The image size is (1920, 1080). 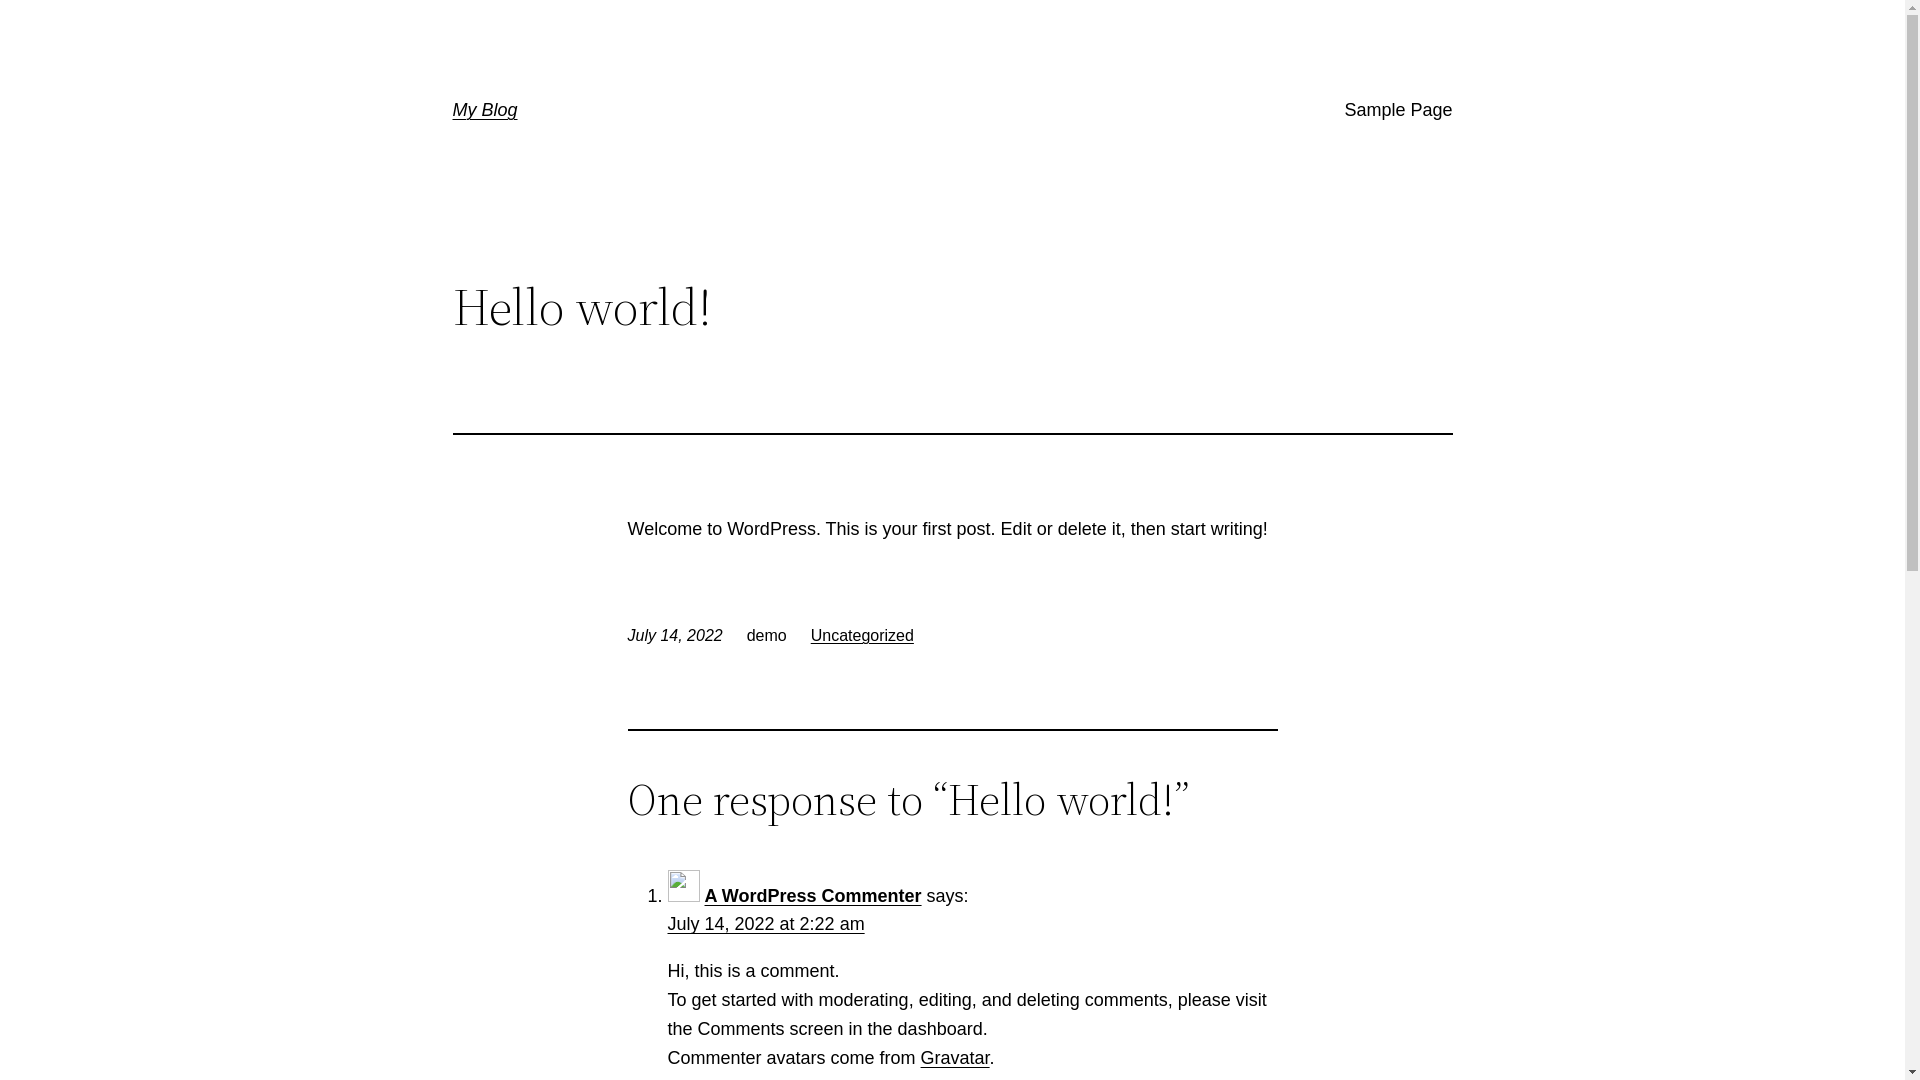 I want to click on 'July 14, 2022 at 2:22 am', so click(x=765, y=924).